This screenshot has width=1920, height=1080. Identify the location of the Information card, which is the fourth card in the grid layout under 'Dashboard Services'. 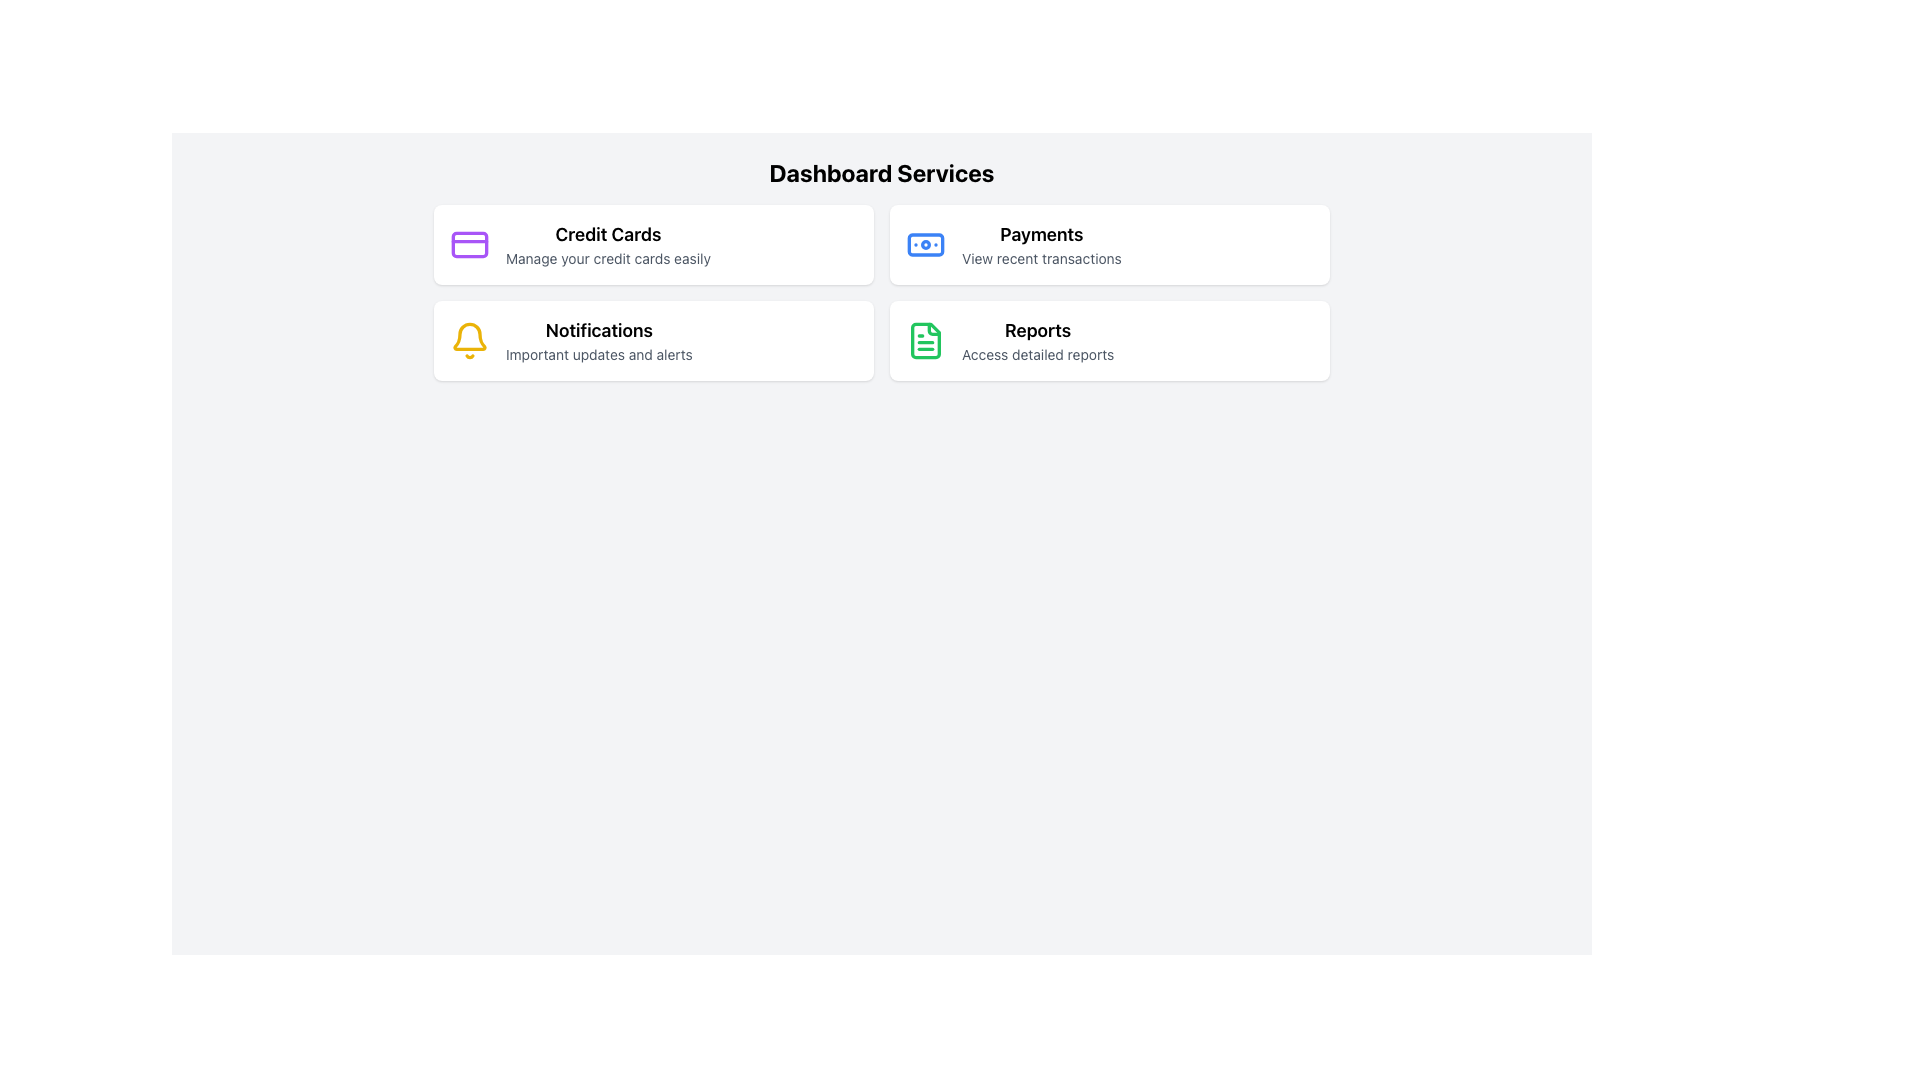
(1108, 339).